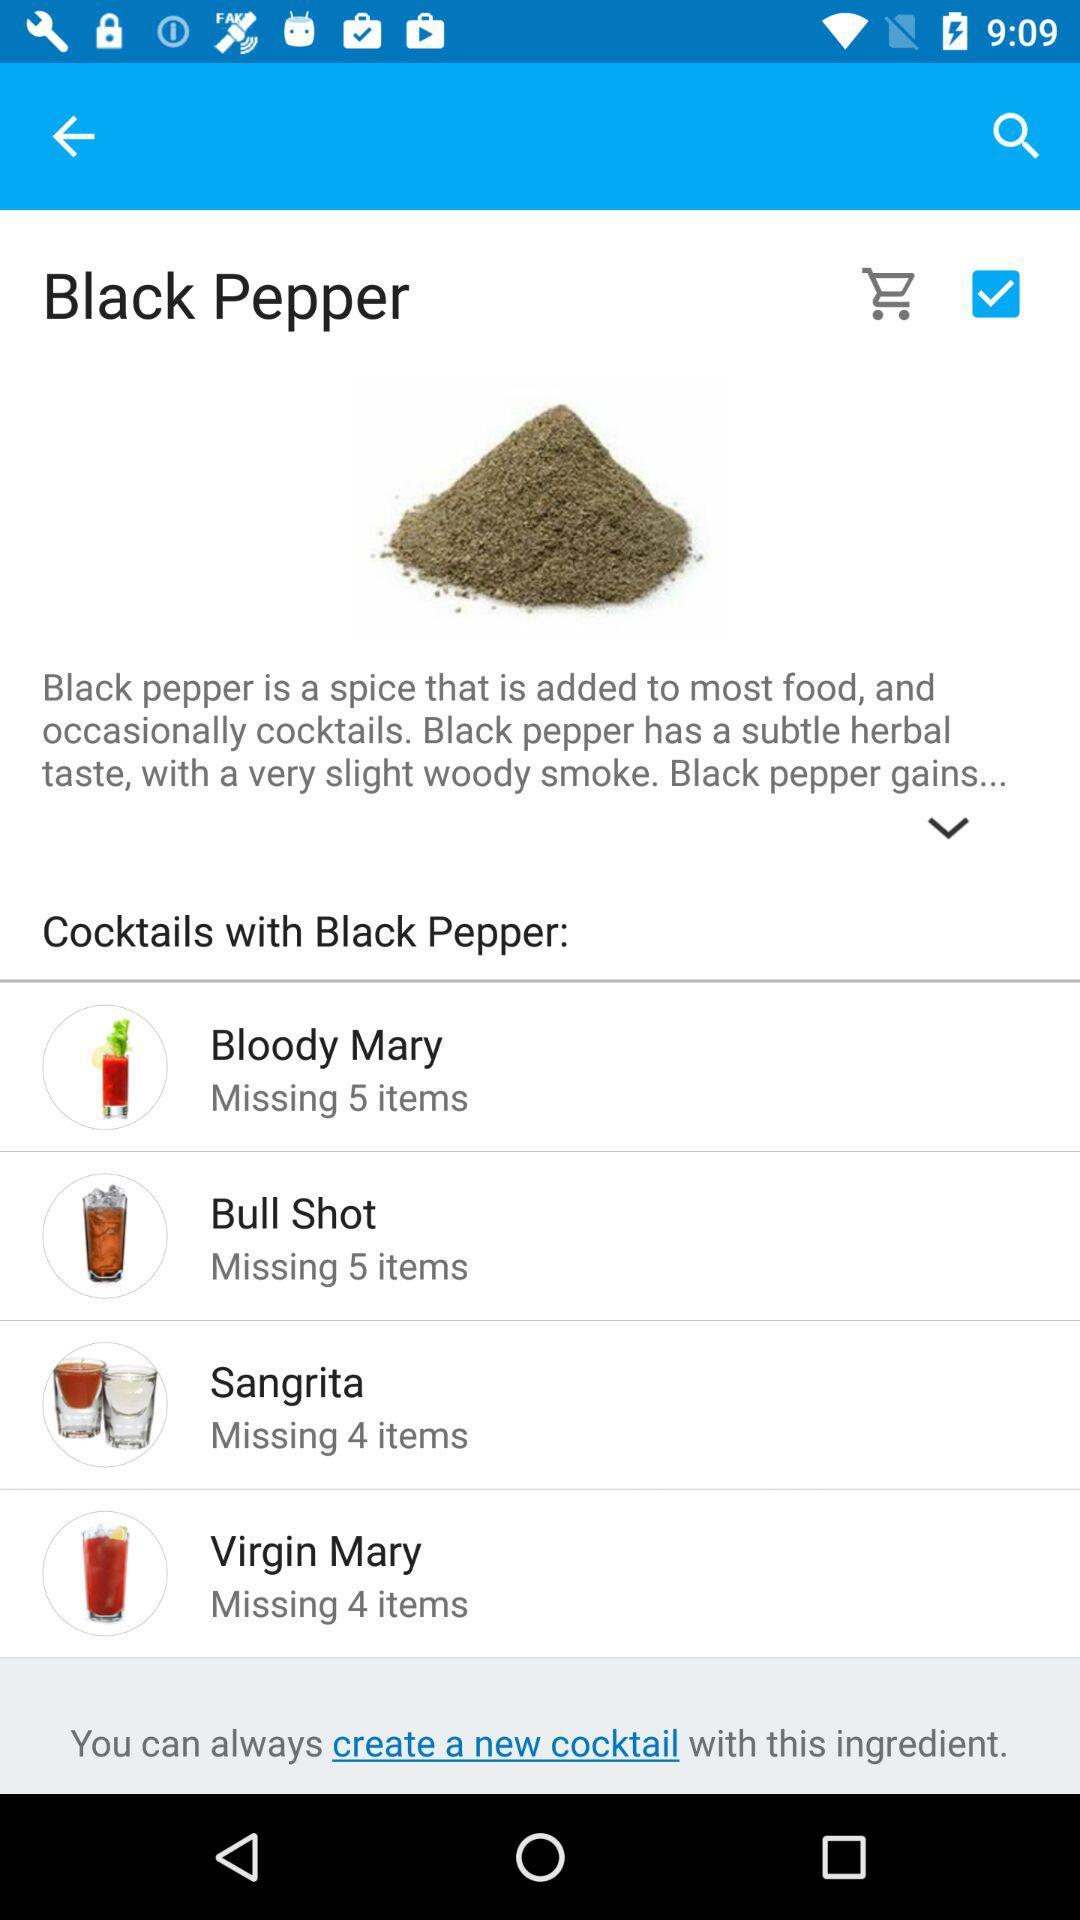  Describe the element at coordinates (901, 292) in the screenshot. I see `click on the cart symbol` at that location.